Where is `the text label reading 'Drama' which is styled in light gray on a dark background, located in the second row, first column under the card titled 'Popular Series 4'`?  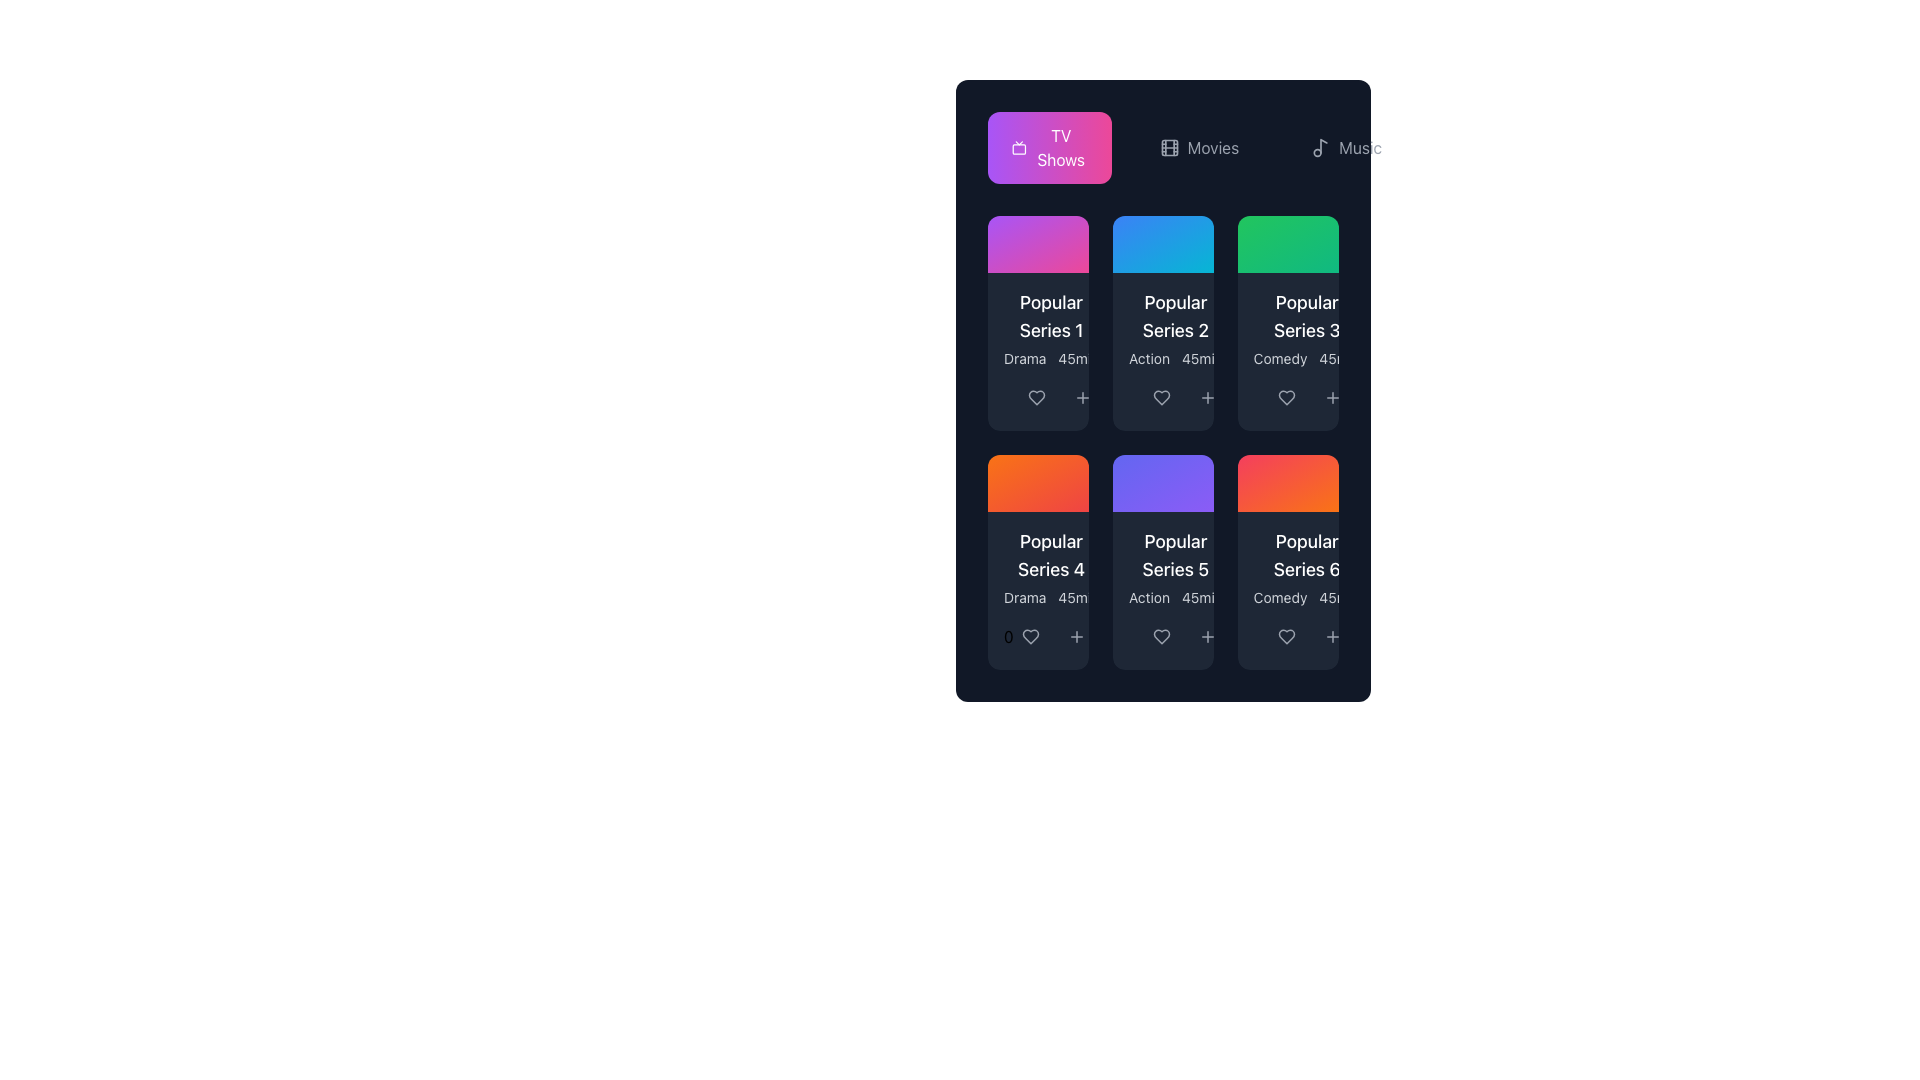
the text label reading 'Drama' which is styled in light gray on a dark background, located in the second row, first column under the card titled 'Popular Series 4' is located at coordinates (1025, 596).